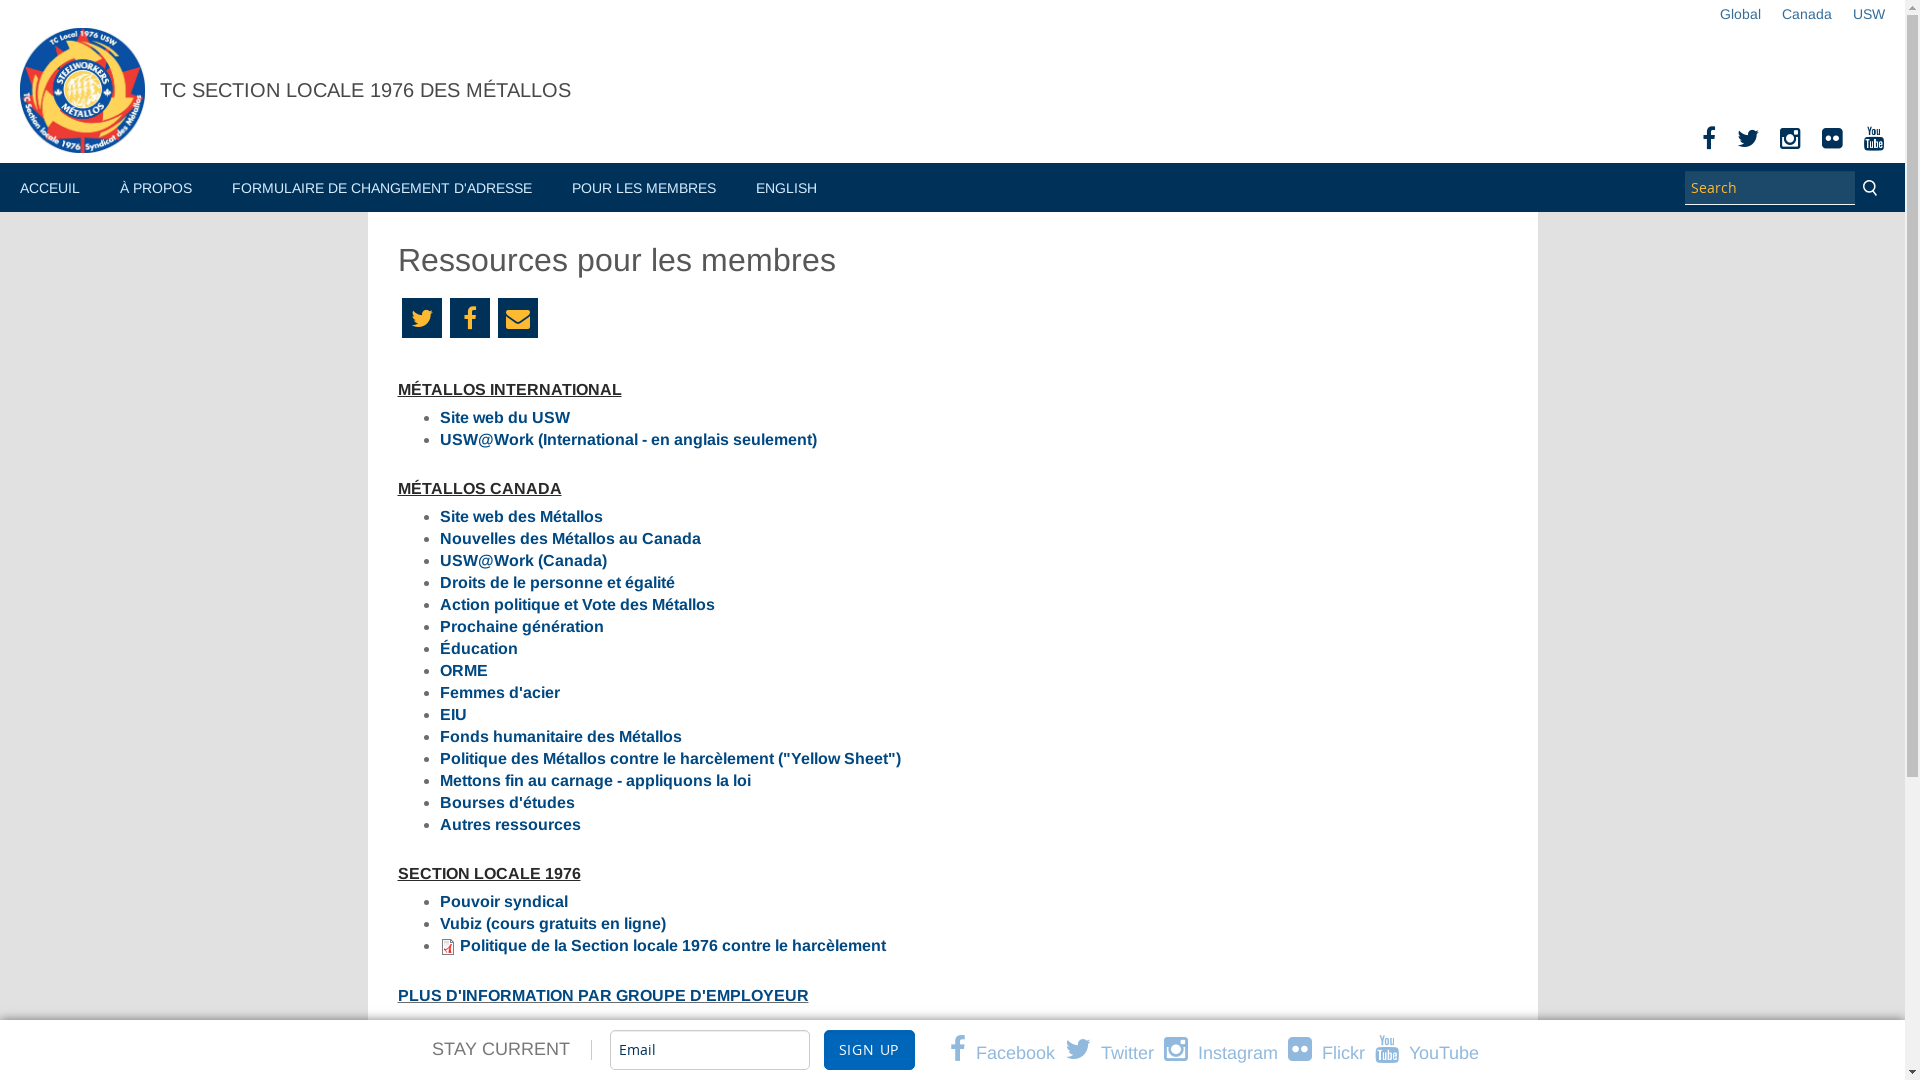 This screenshot has height=1080, width=1920. Describe the element at coordinates (504, 901) in the screenshot. I see `'Pouvoir syndical'` at that location.